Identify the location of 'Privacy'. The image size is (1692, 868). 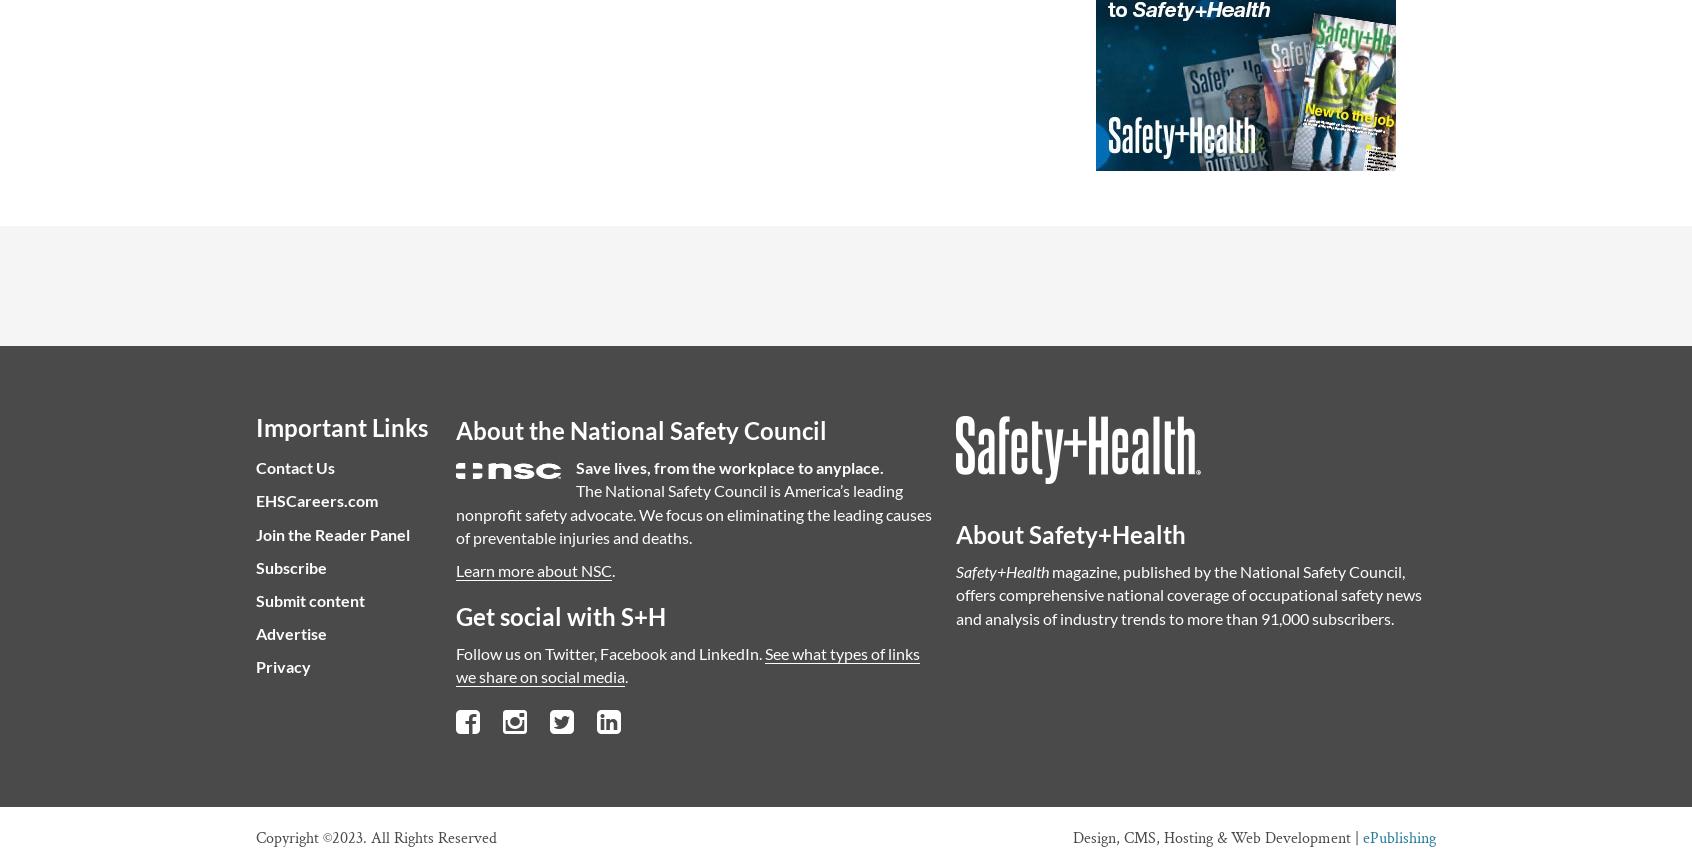
(255, 666).